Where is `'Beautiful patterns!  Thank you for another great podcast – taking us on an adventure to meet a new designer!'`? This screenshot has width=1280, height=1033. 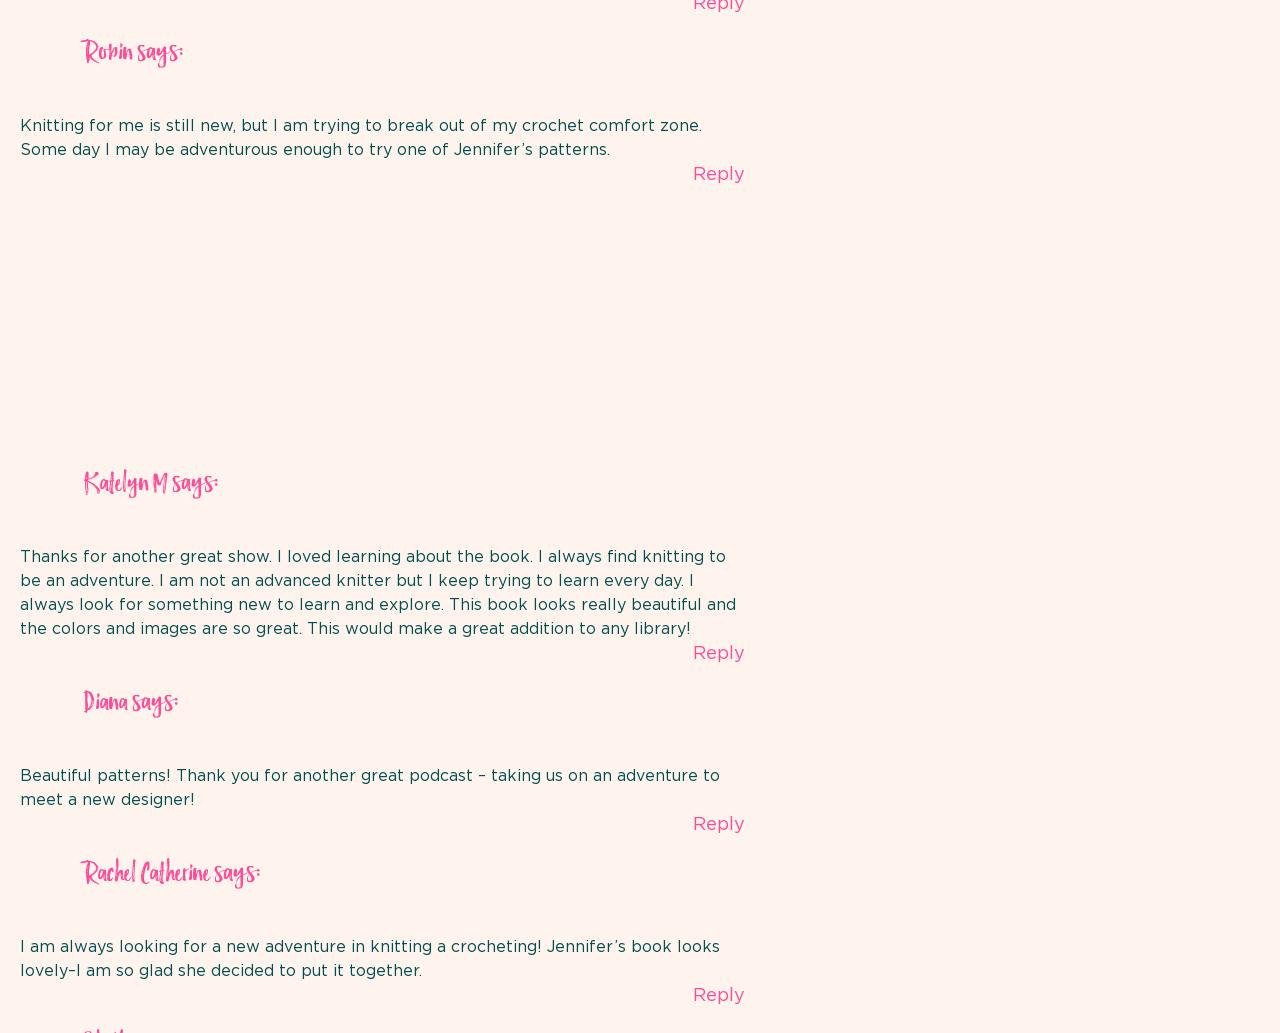 'Beautiful patterns!  Thank you for another great podcast – taking us on an adventure to meet a new designer!' is located at coordinates (370, 787).